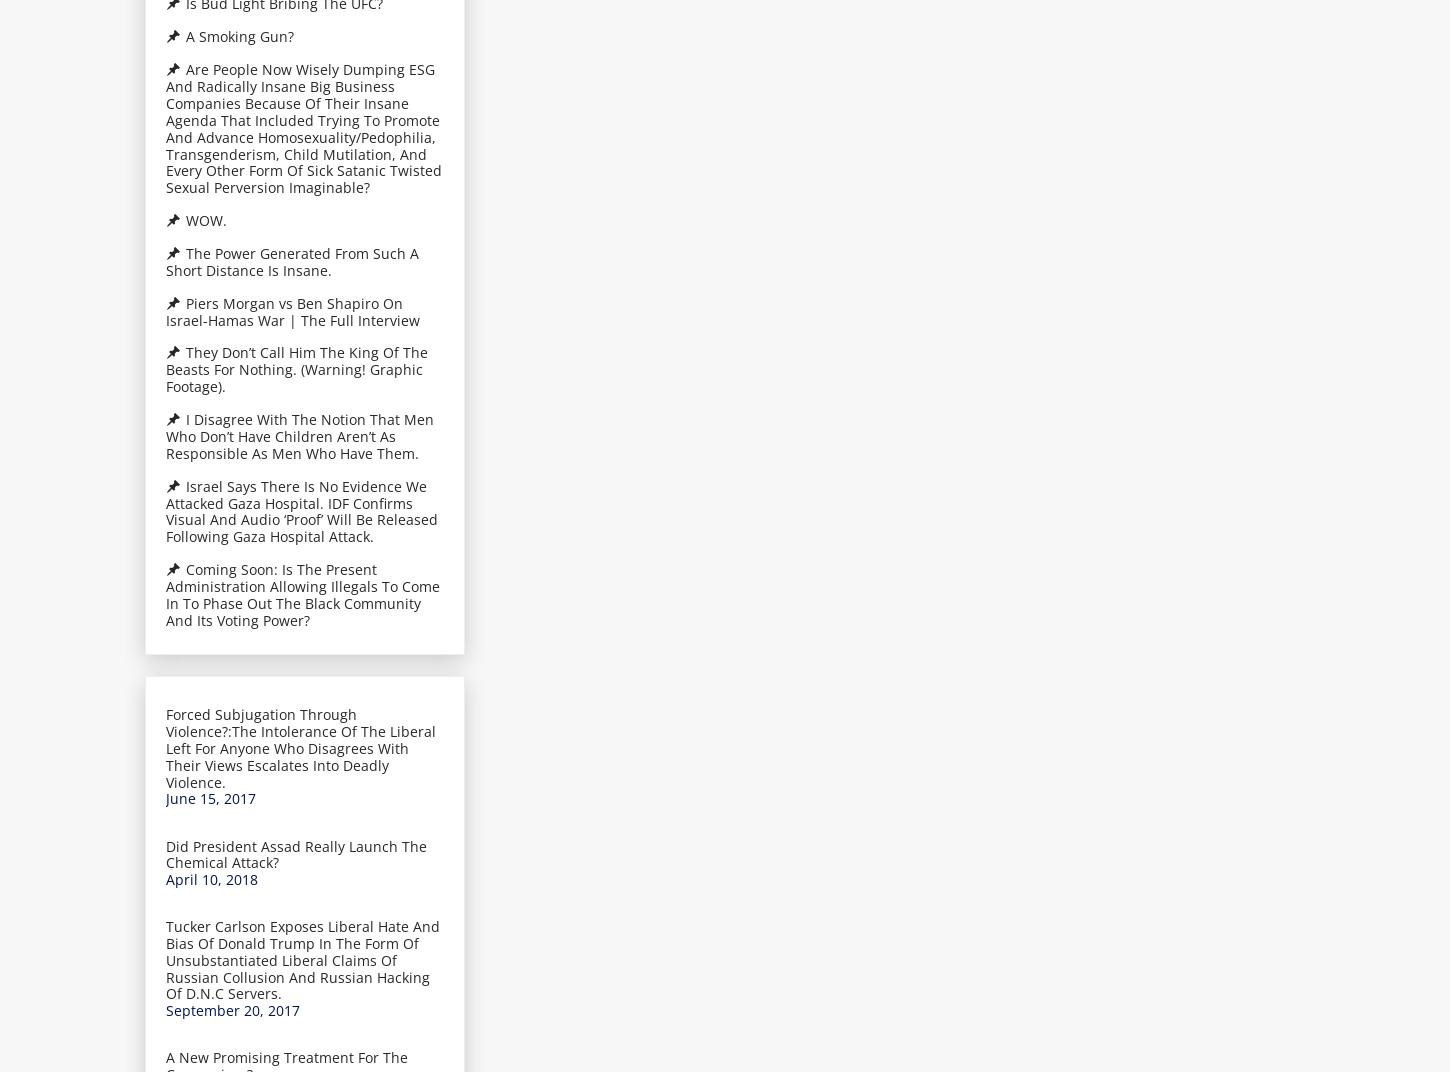 This screenshot has height=1072, width=1450. Describe the element at coordinates (165, 1010) in the screenshot. I see `'September 20, 2017'` at that location.